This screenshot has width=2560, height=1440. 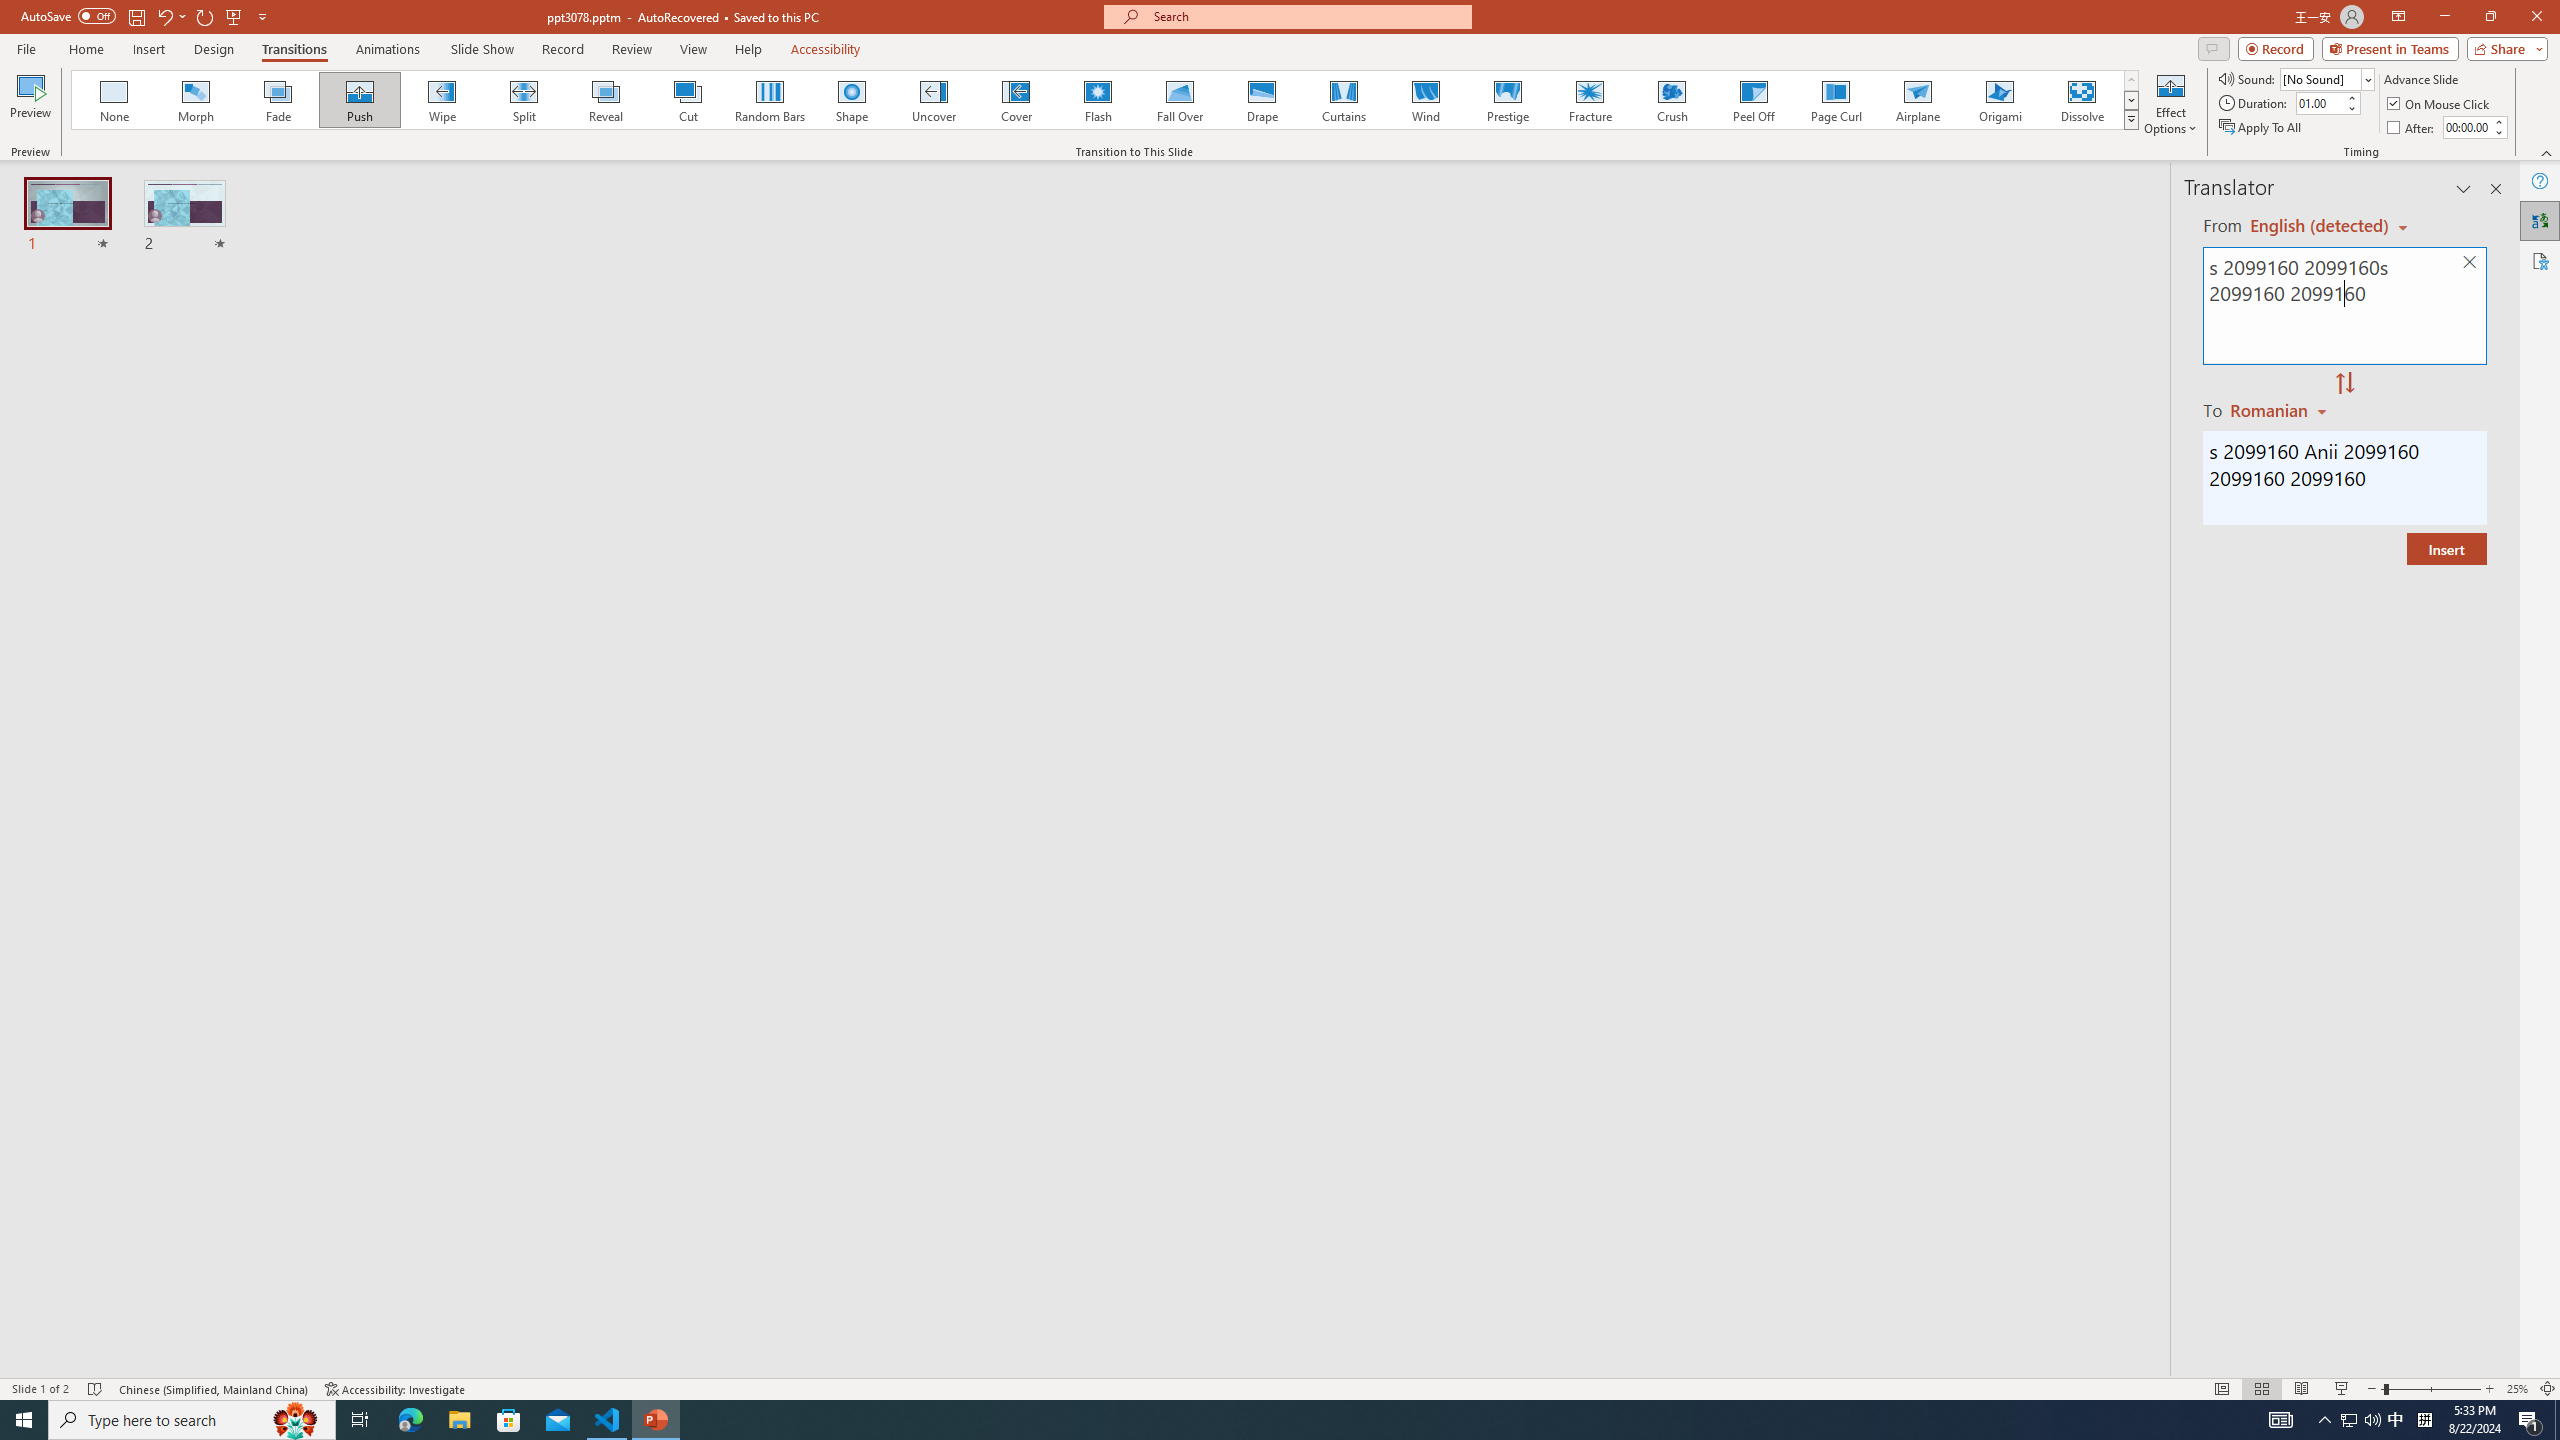 What do you see at coordinates (933, 99) in the screenshot?
I see `'Uncover'` at bounding box center [933, 99].